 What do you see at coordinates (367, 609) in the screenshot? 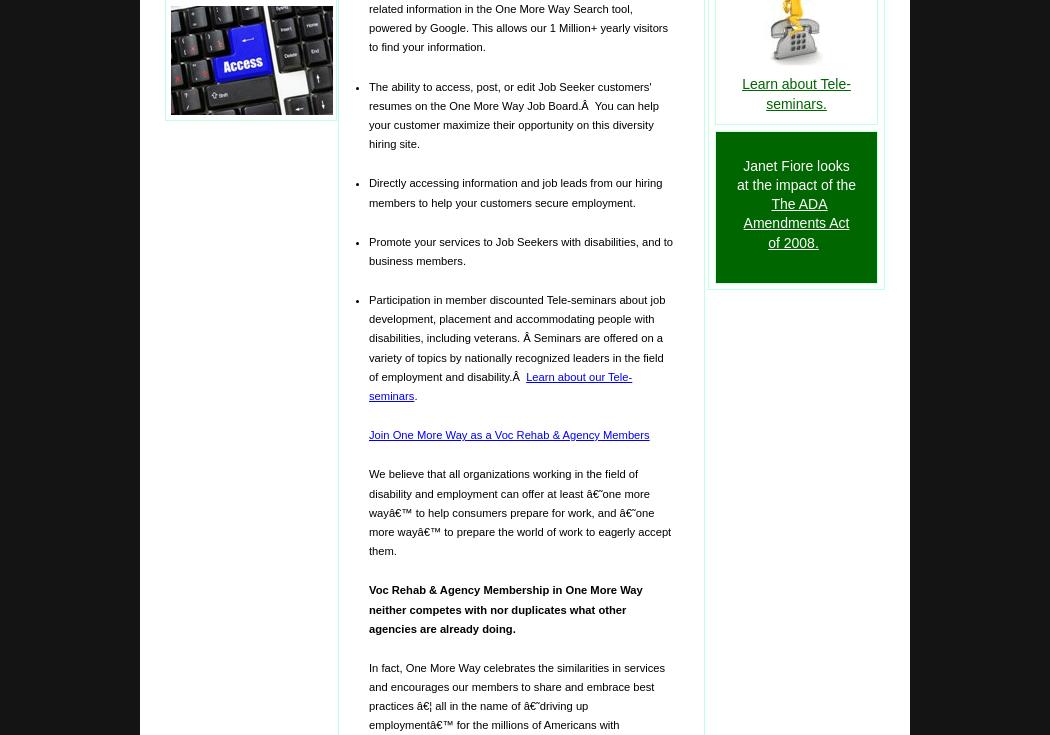
I see `'Voc Rehab & Agency Membership in One More Way  neither competes with nor duplicates what other agencies are already doing.'` at bounding box center [367, 609].